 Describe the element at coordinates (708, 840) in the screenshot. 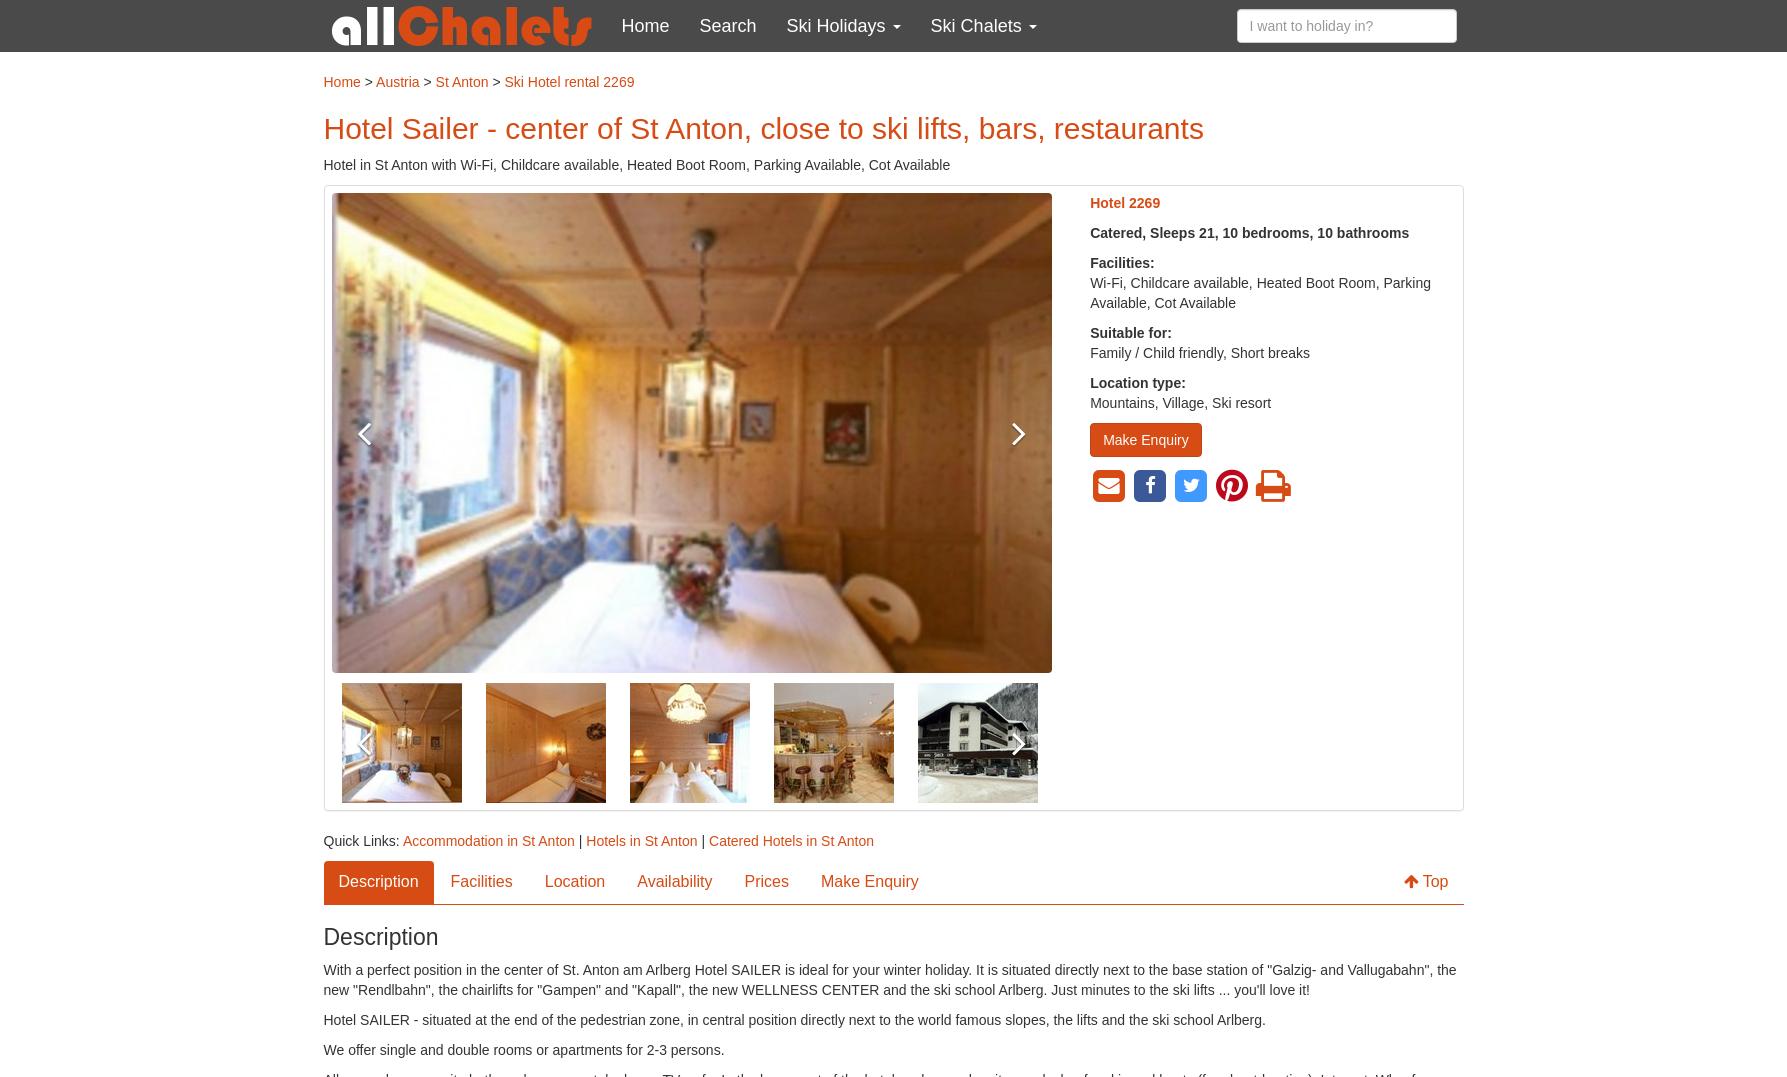

I see `'Catered Hotels in St Anton'` at that location.